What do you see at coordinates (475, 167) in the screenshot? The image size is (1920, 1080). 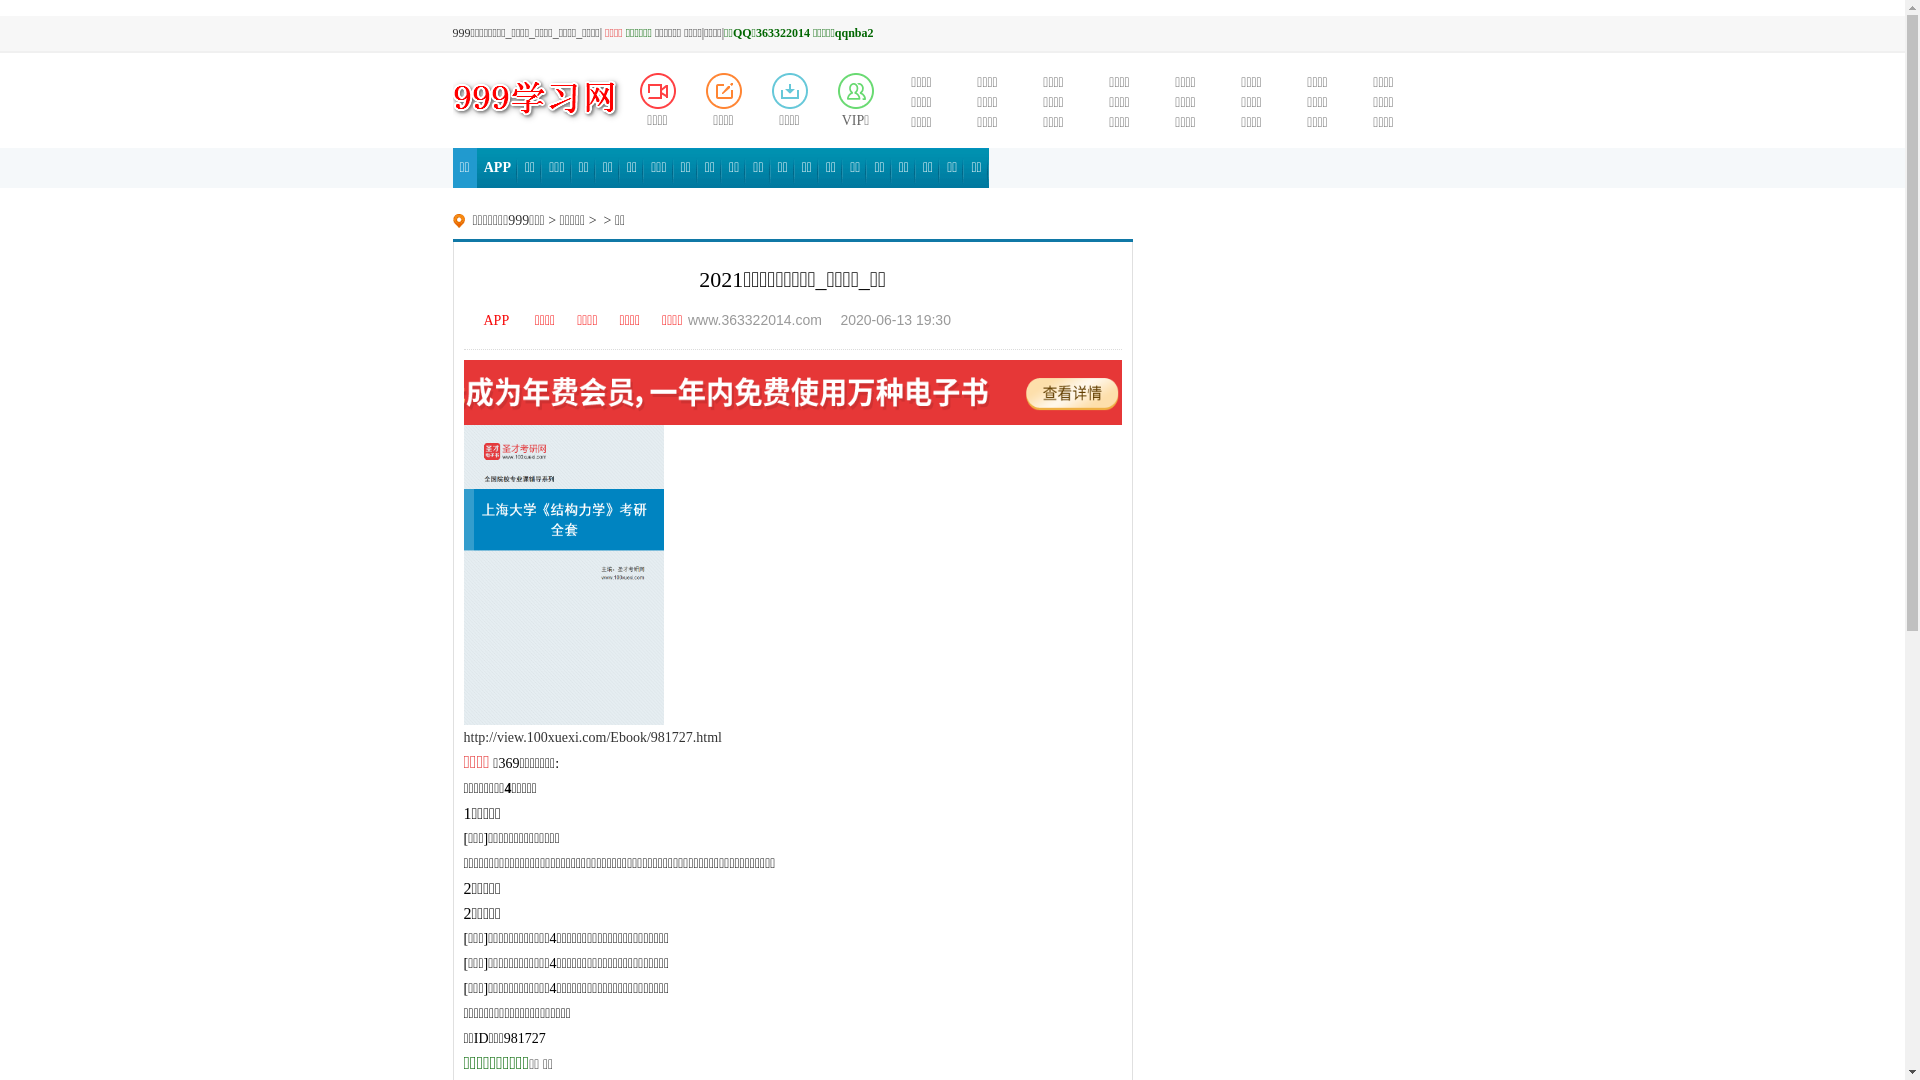 I see `'APP'` at bounding box center [475, 167].